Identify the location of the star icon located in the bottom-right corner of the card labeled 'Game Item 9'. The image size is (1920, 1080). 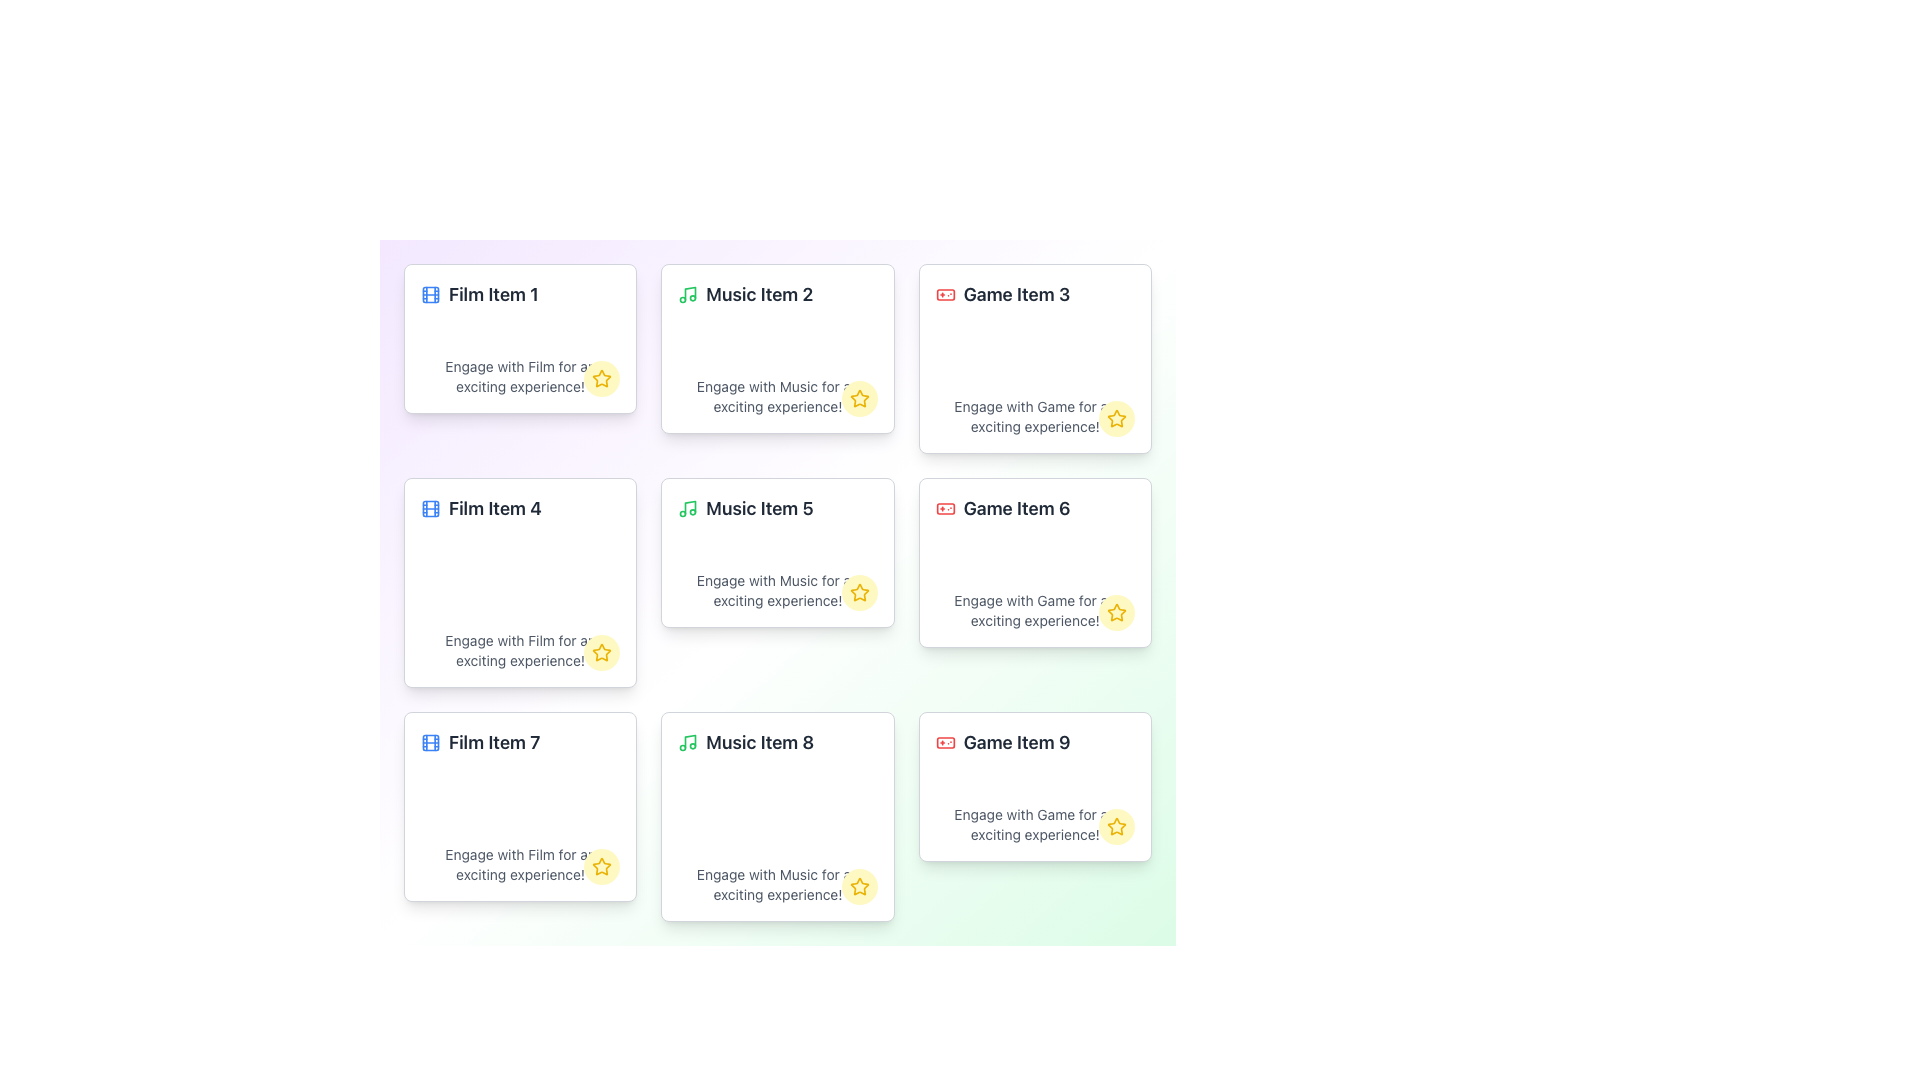
(1116, 826).